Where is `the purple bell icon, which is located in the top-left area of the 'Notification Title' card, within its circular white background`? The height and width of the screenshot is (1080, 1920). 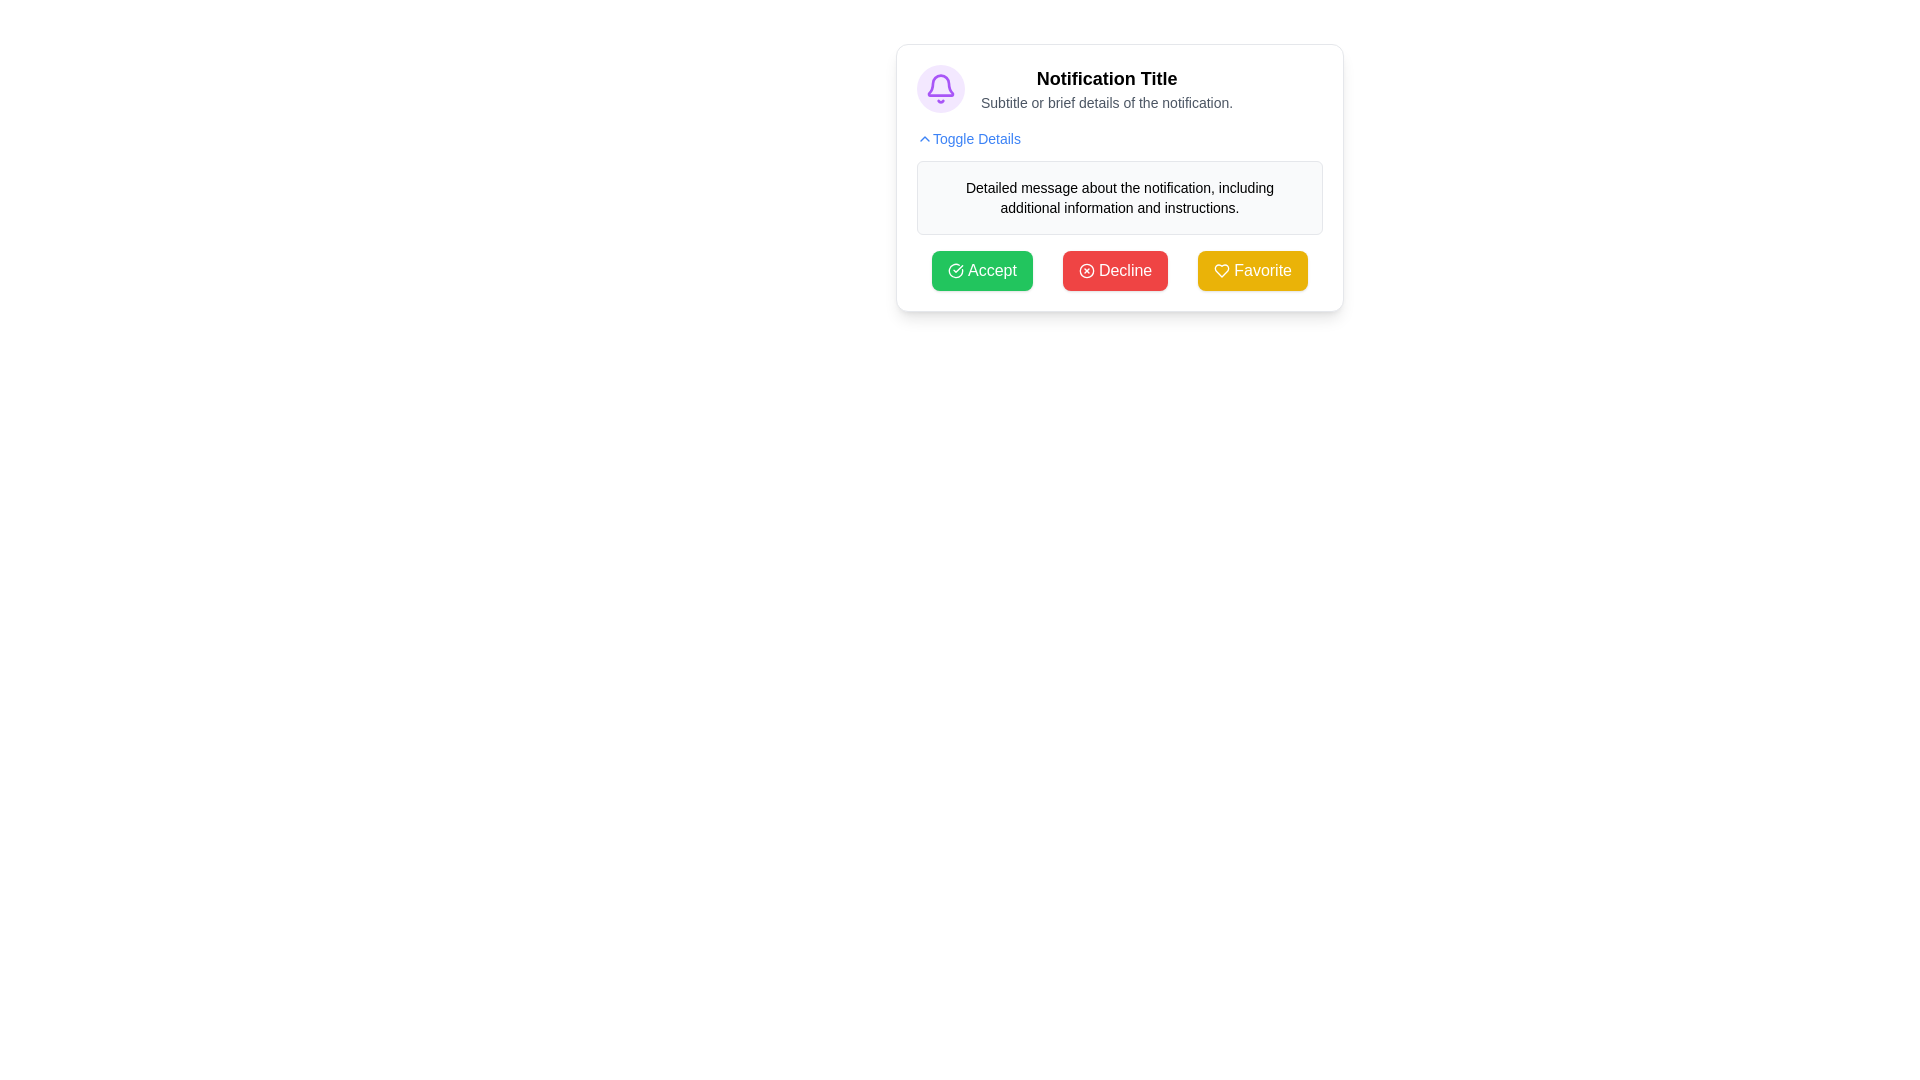 the purple bell icon, which is located in the top-left area of the 'Notification Title' card, within its circular white background is located at coordinates (939, 87).